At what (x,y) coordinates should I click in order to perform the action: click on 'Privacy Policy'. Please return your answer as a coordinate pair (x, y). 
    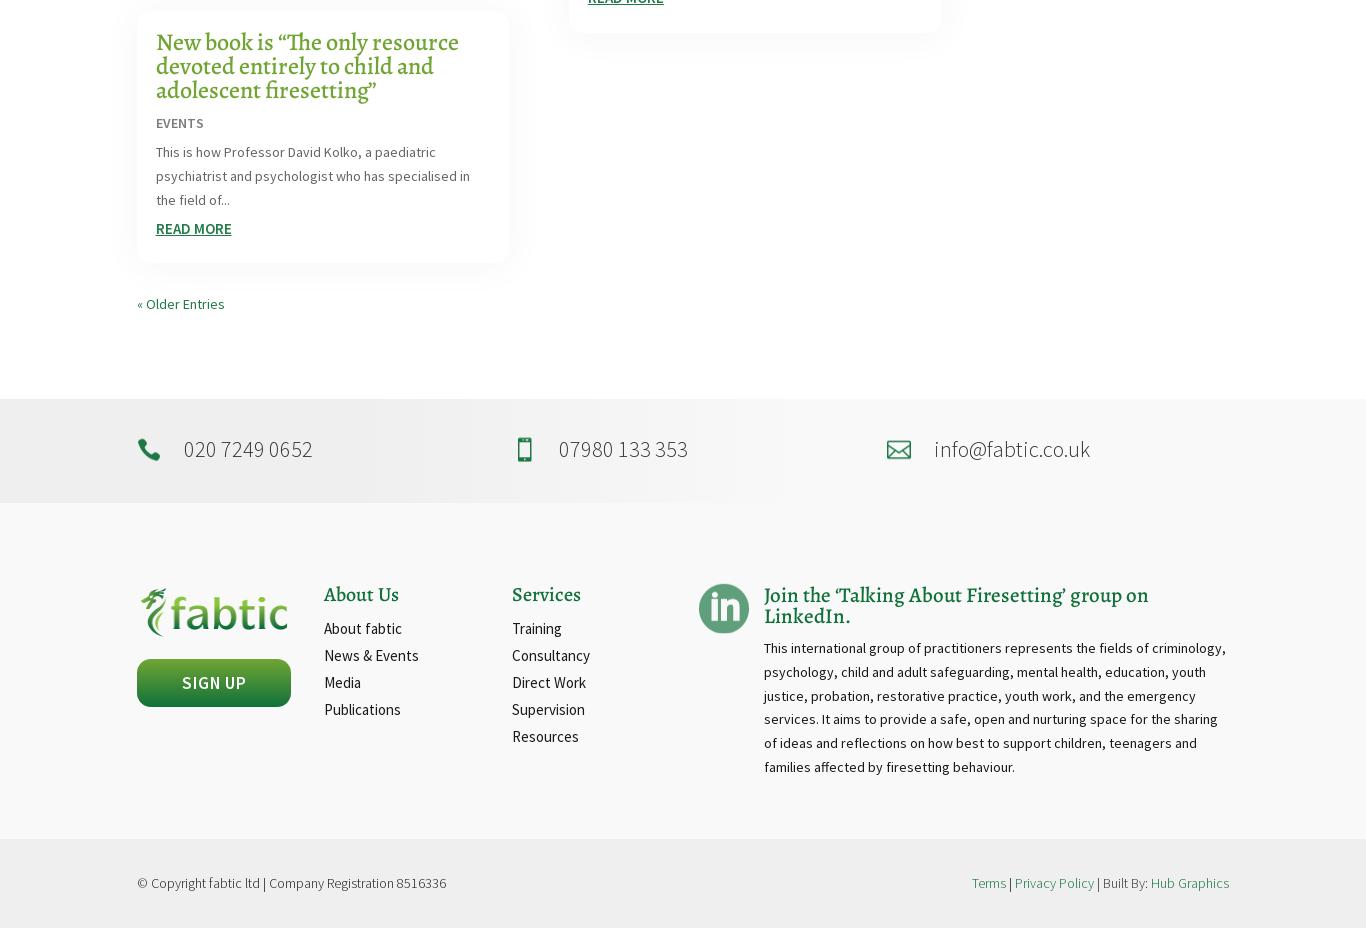
    Looking at the image, I should click on (1053, 882).